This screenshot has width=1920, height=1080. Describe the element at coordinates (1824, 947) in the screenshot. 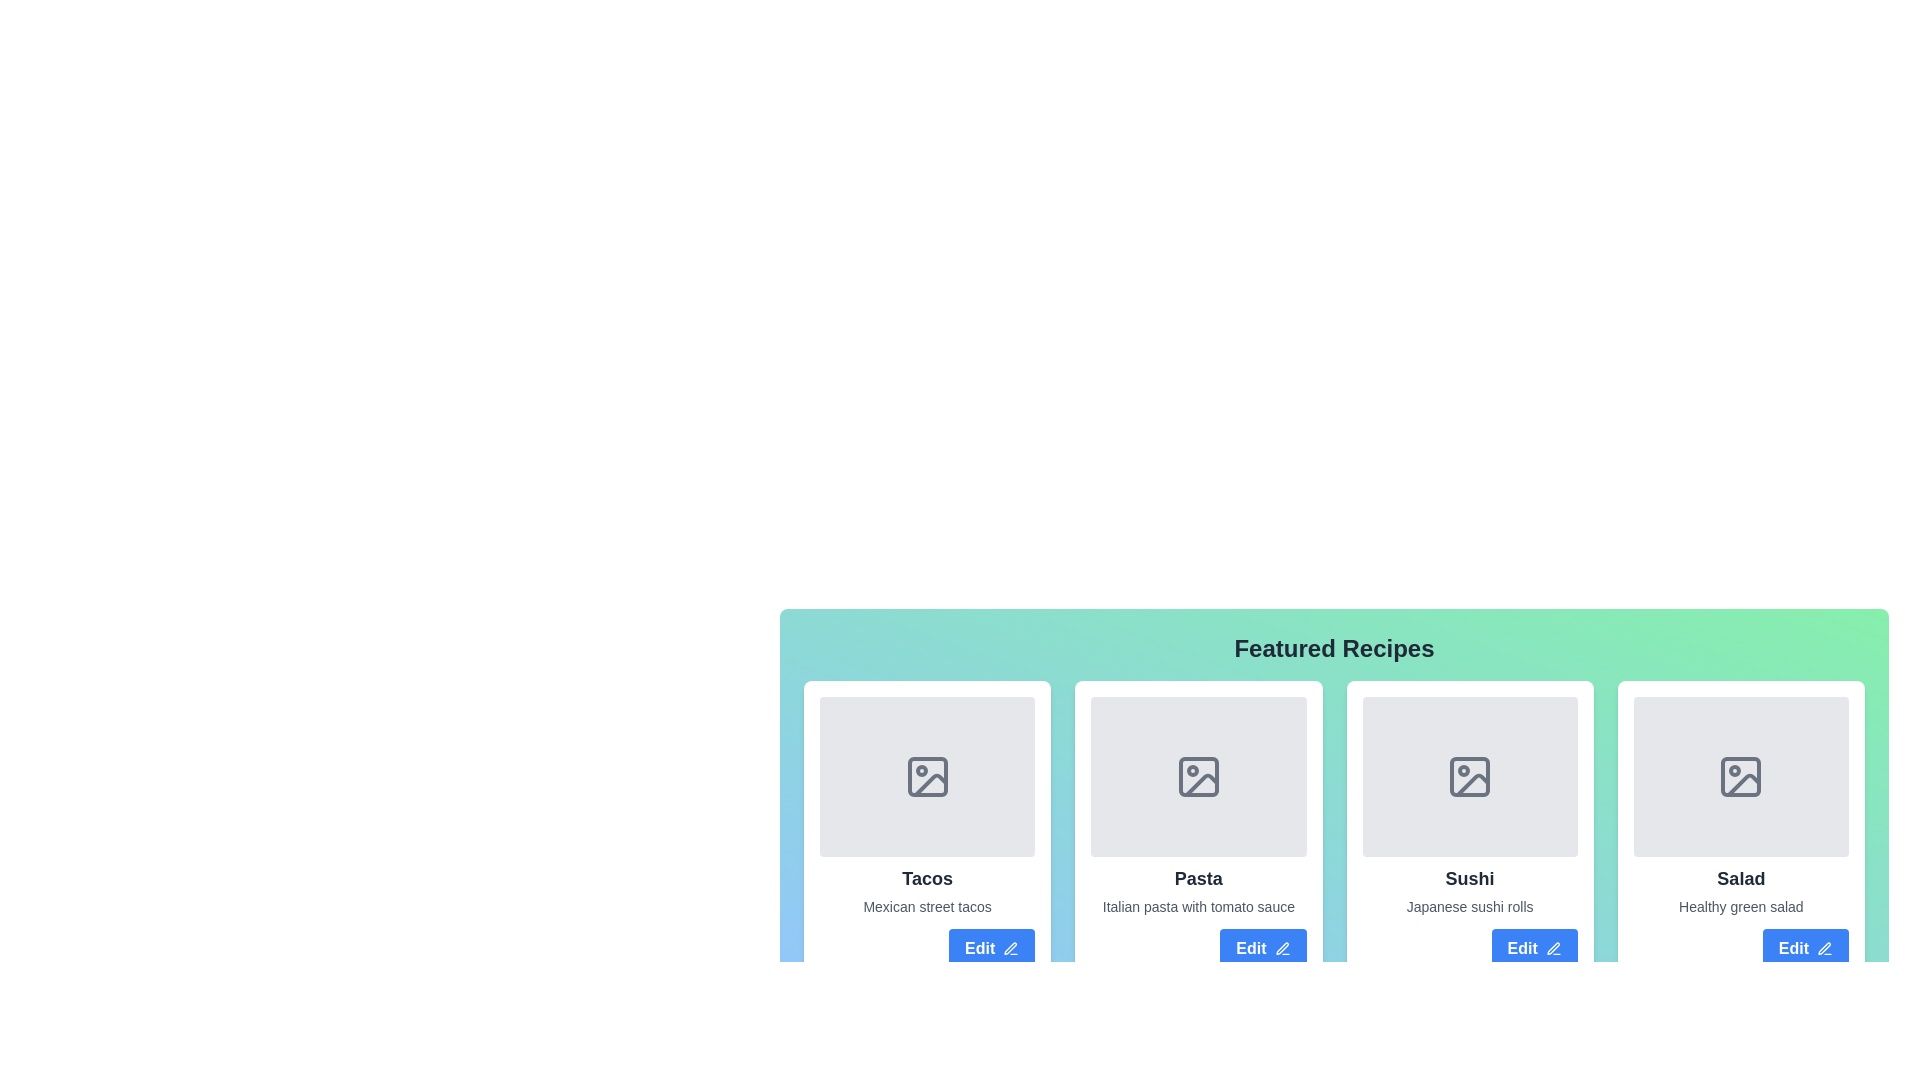

I see `the pen icon next to the 'Edit' text in the 'Edit' button of the 'Salad' card to initiate the edit action` at that location.